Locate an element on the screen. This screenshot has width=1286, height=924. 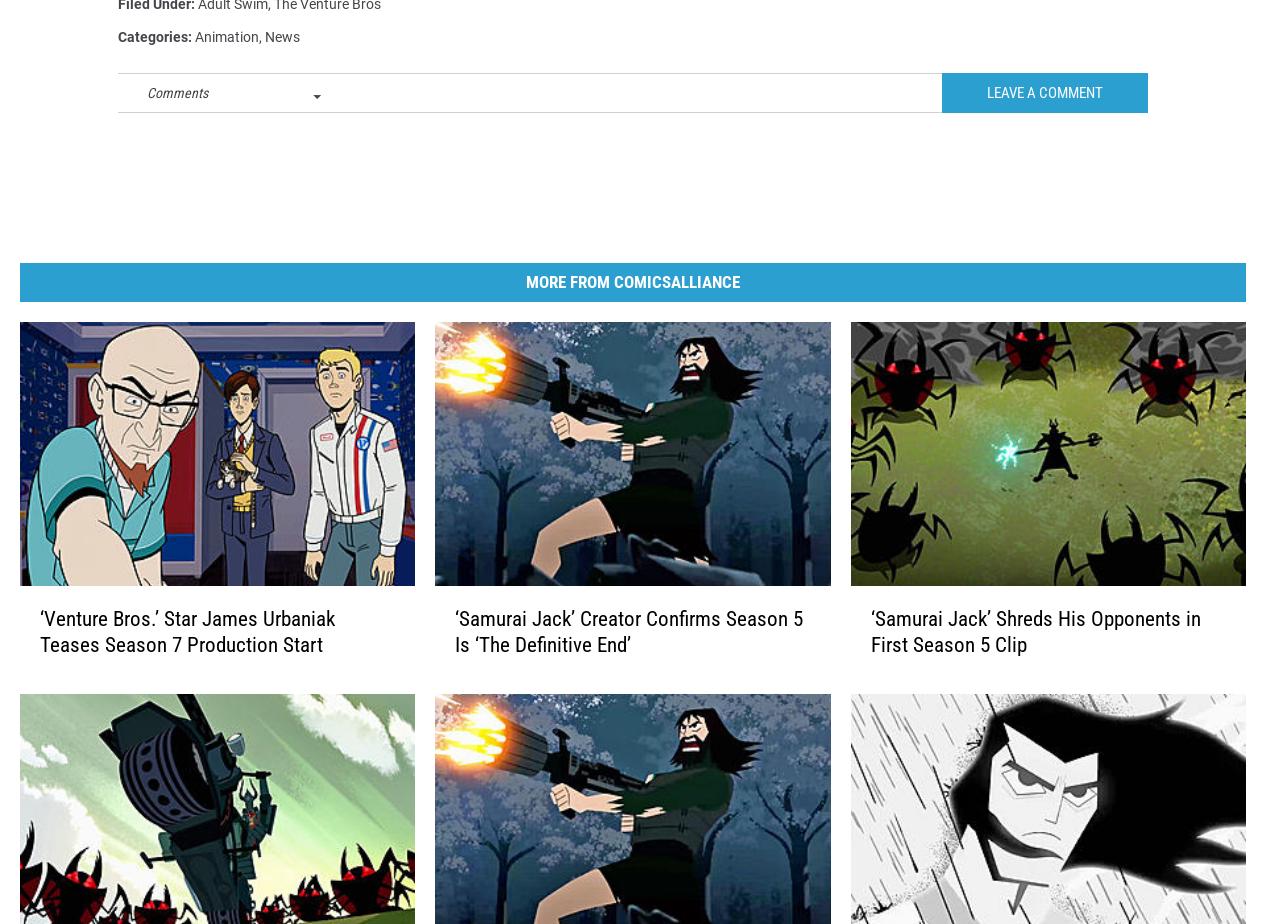
'Comments' is located at coordinates (177, 125).